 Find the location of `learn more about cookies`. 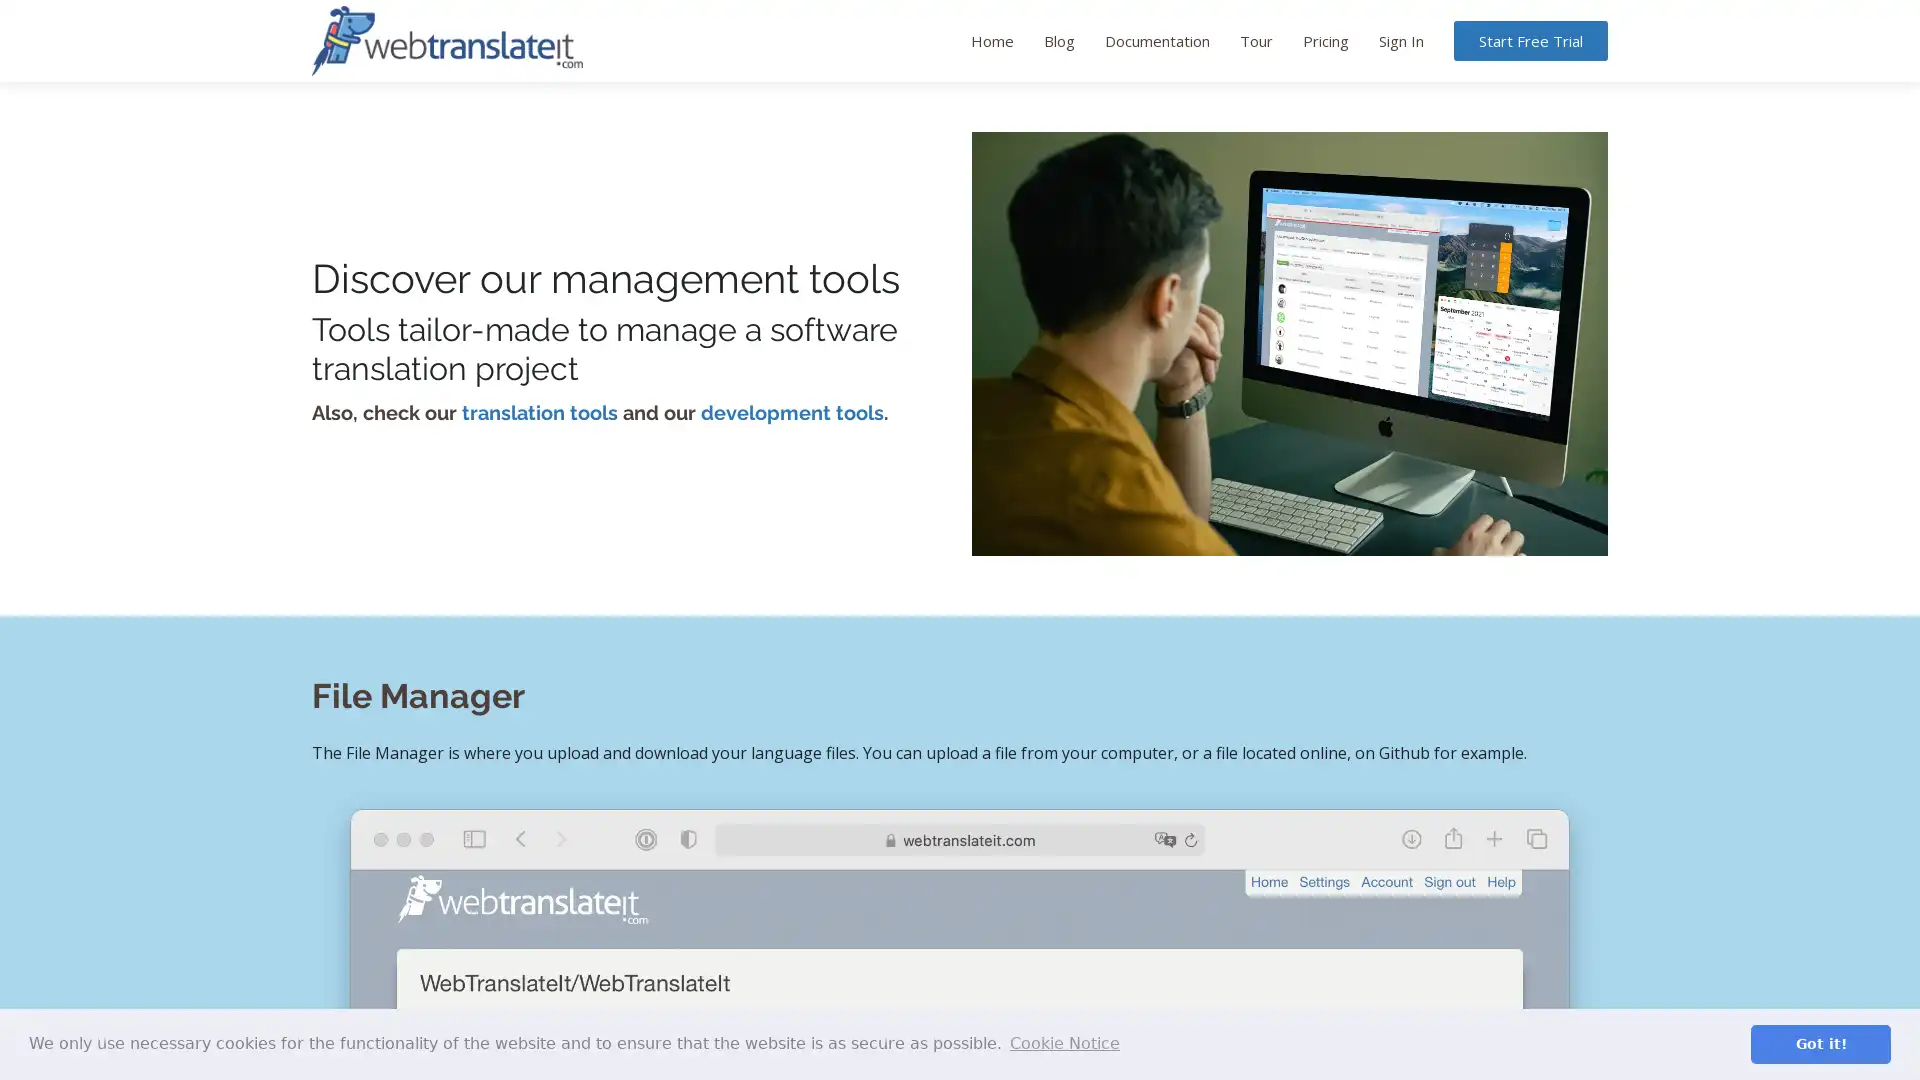

learn more about cookies is located at coordinates (1063, 1043).